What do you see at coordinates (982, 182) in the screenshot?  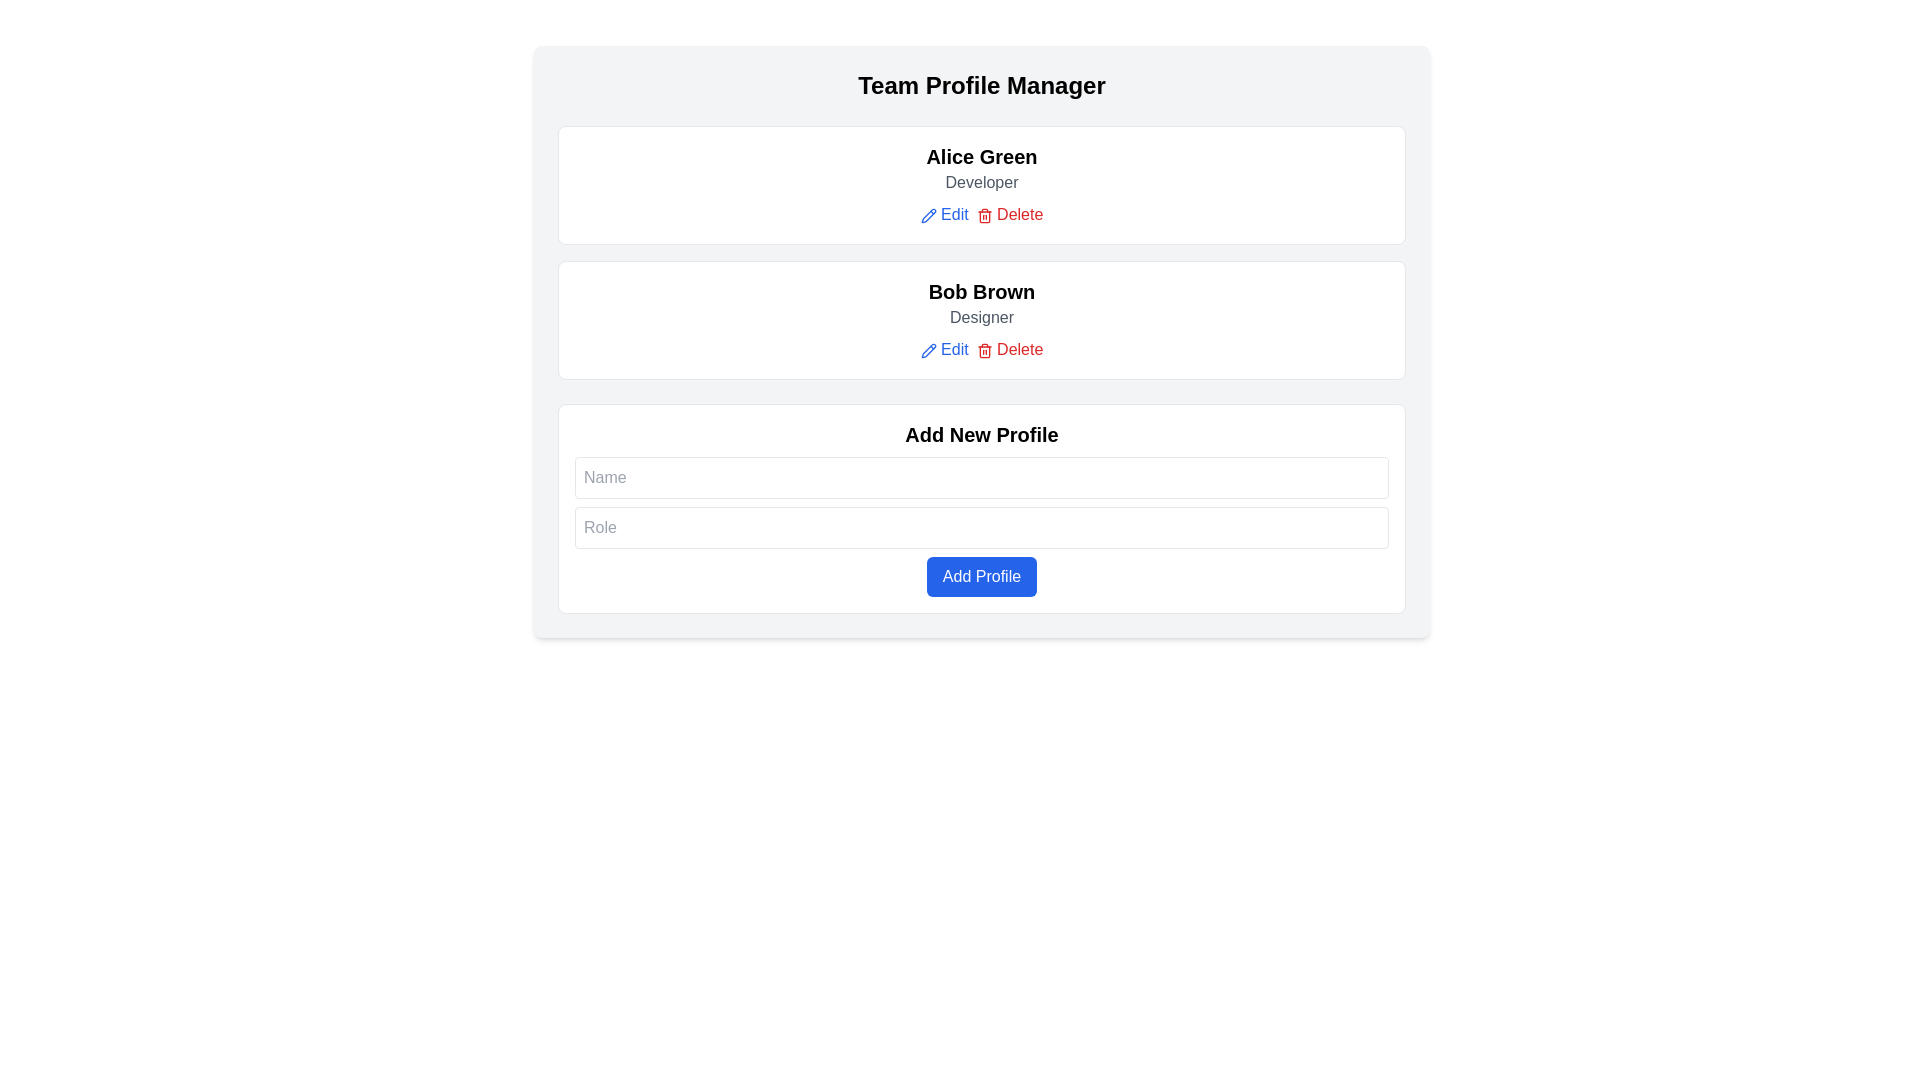 I see `the text label displaying 'Developer', which is styled in gray and located below the 'Alice Green' header and above the 'Edit' and 'Delete' action links` at bounding box center [982, 182].